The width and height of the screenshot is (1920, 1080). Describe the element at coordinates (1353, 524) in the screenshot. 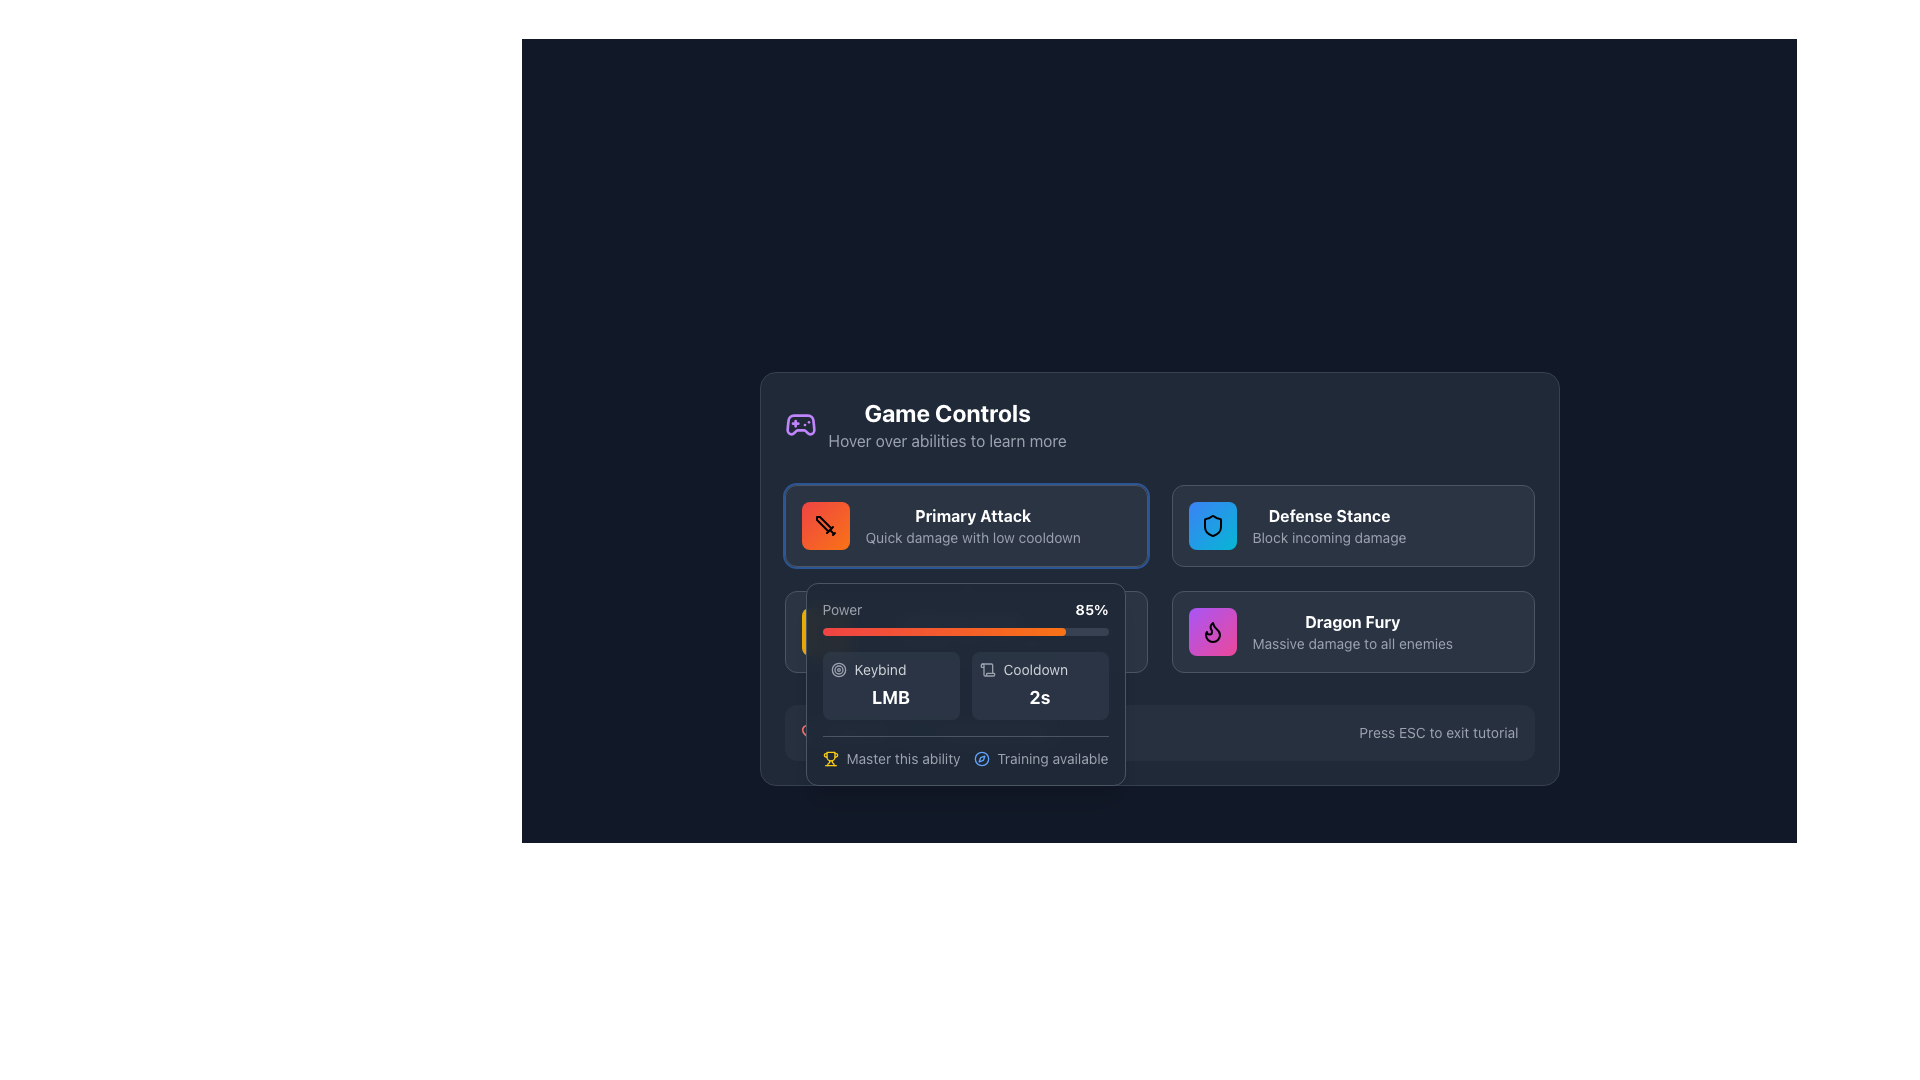

I see `the 'Defense Stance' button, which features a shield icon and has the title 'Defense Stance' in bold white text` at that location.